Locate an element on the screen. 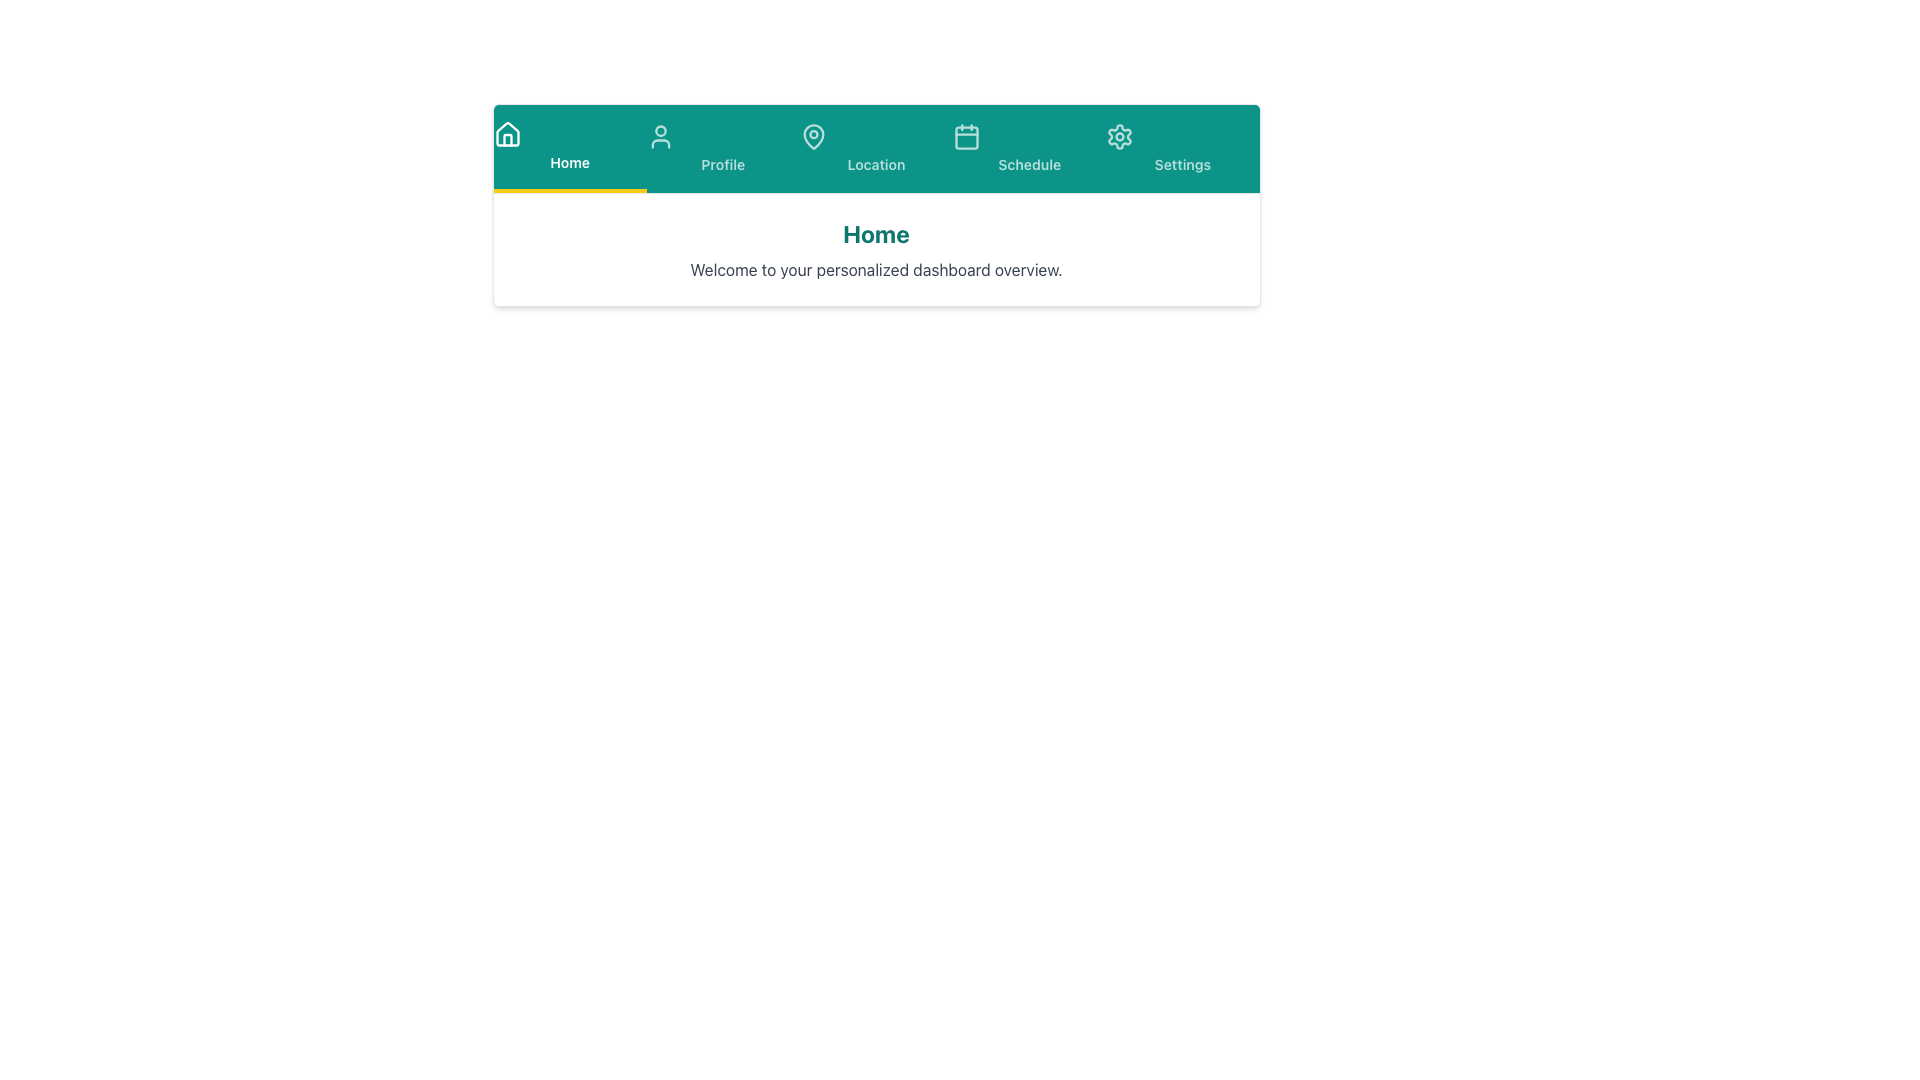 The image size is (1920, 1080). the calendar icon button located in the navigation bar at the top of the interface, which is the fourth element from the left is located at coordinates (967, 136).